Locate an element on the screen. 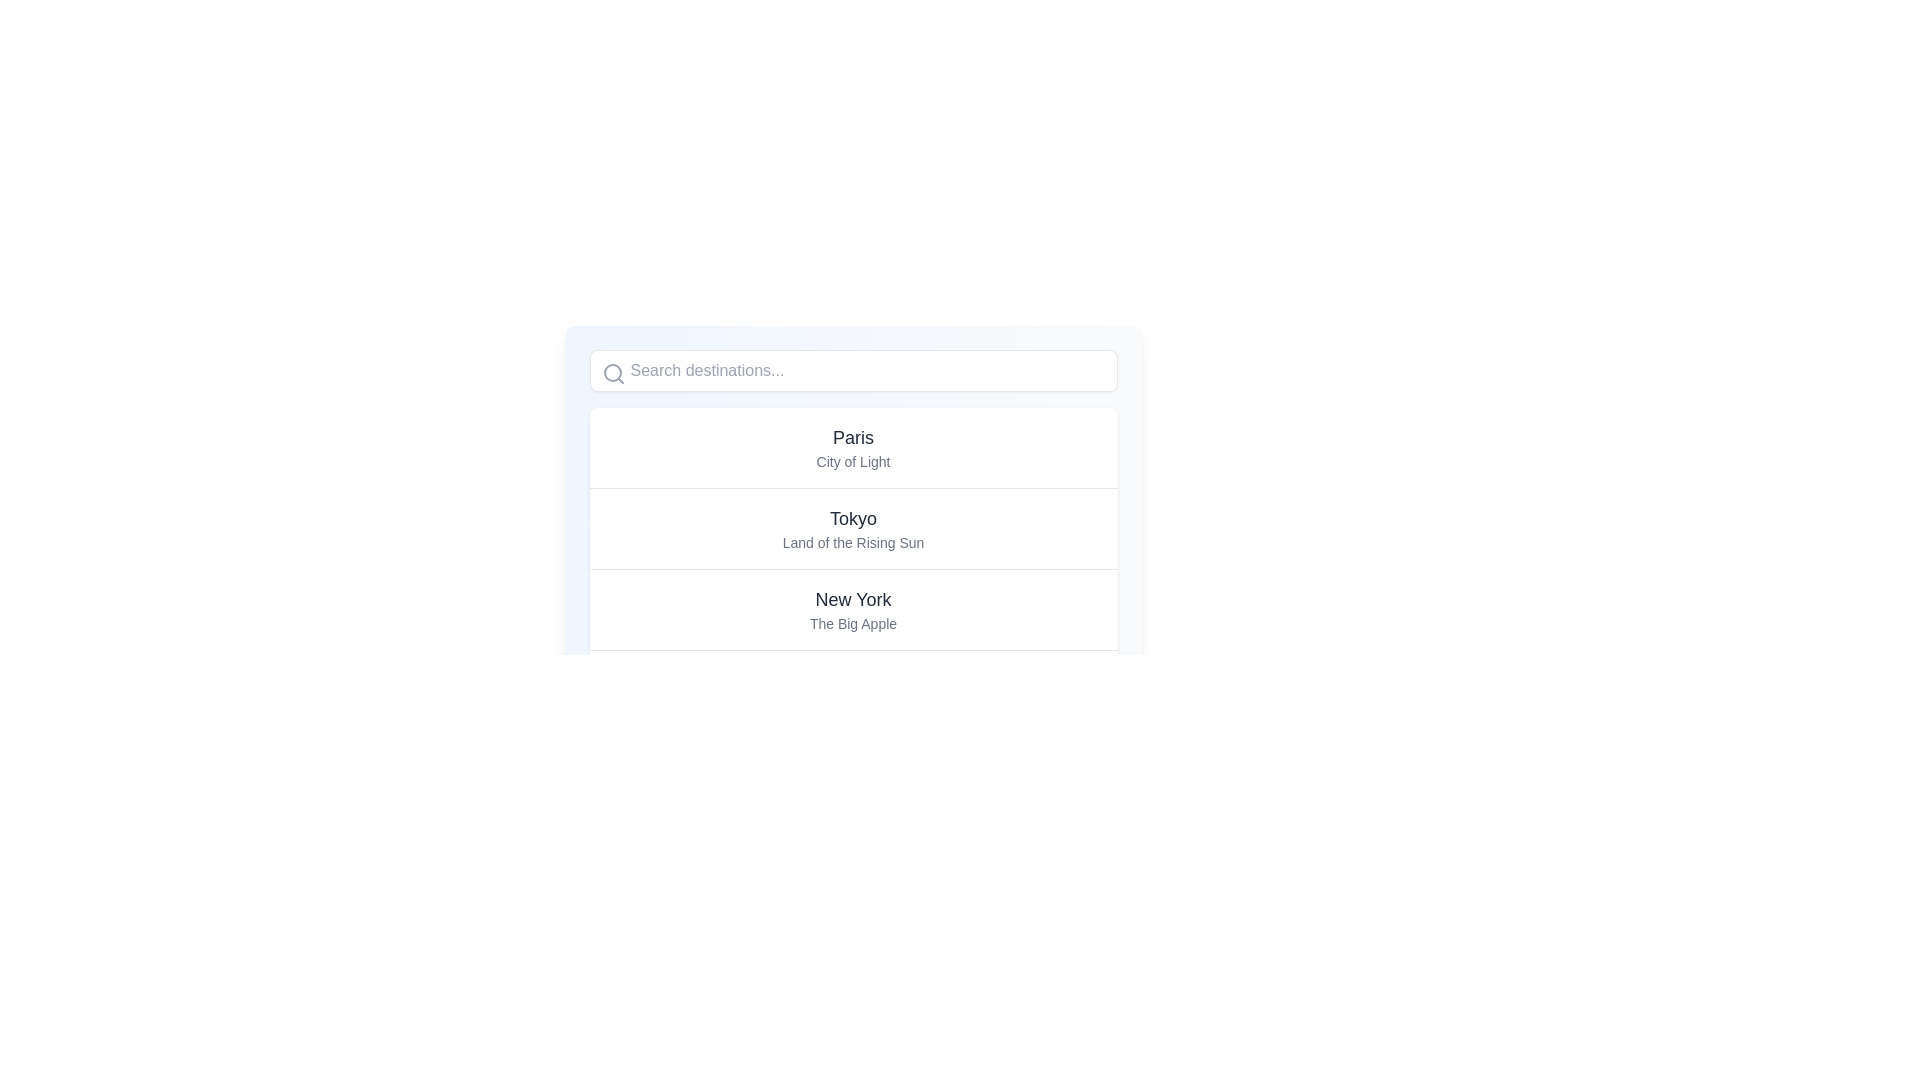 This screenshot has height=1080, width=1920. the text label indicating the name 'Paris', which serves as a title above the text 'City of Light' in the clickable card of the dropdown list is located at coordinates (853, 437).